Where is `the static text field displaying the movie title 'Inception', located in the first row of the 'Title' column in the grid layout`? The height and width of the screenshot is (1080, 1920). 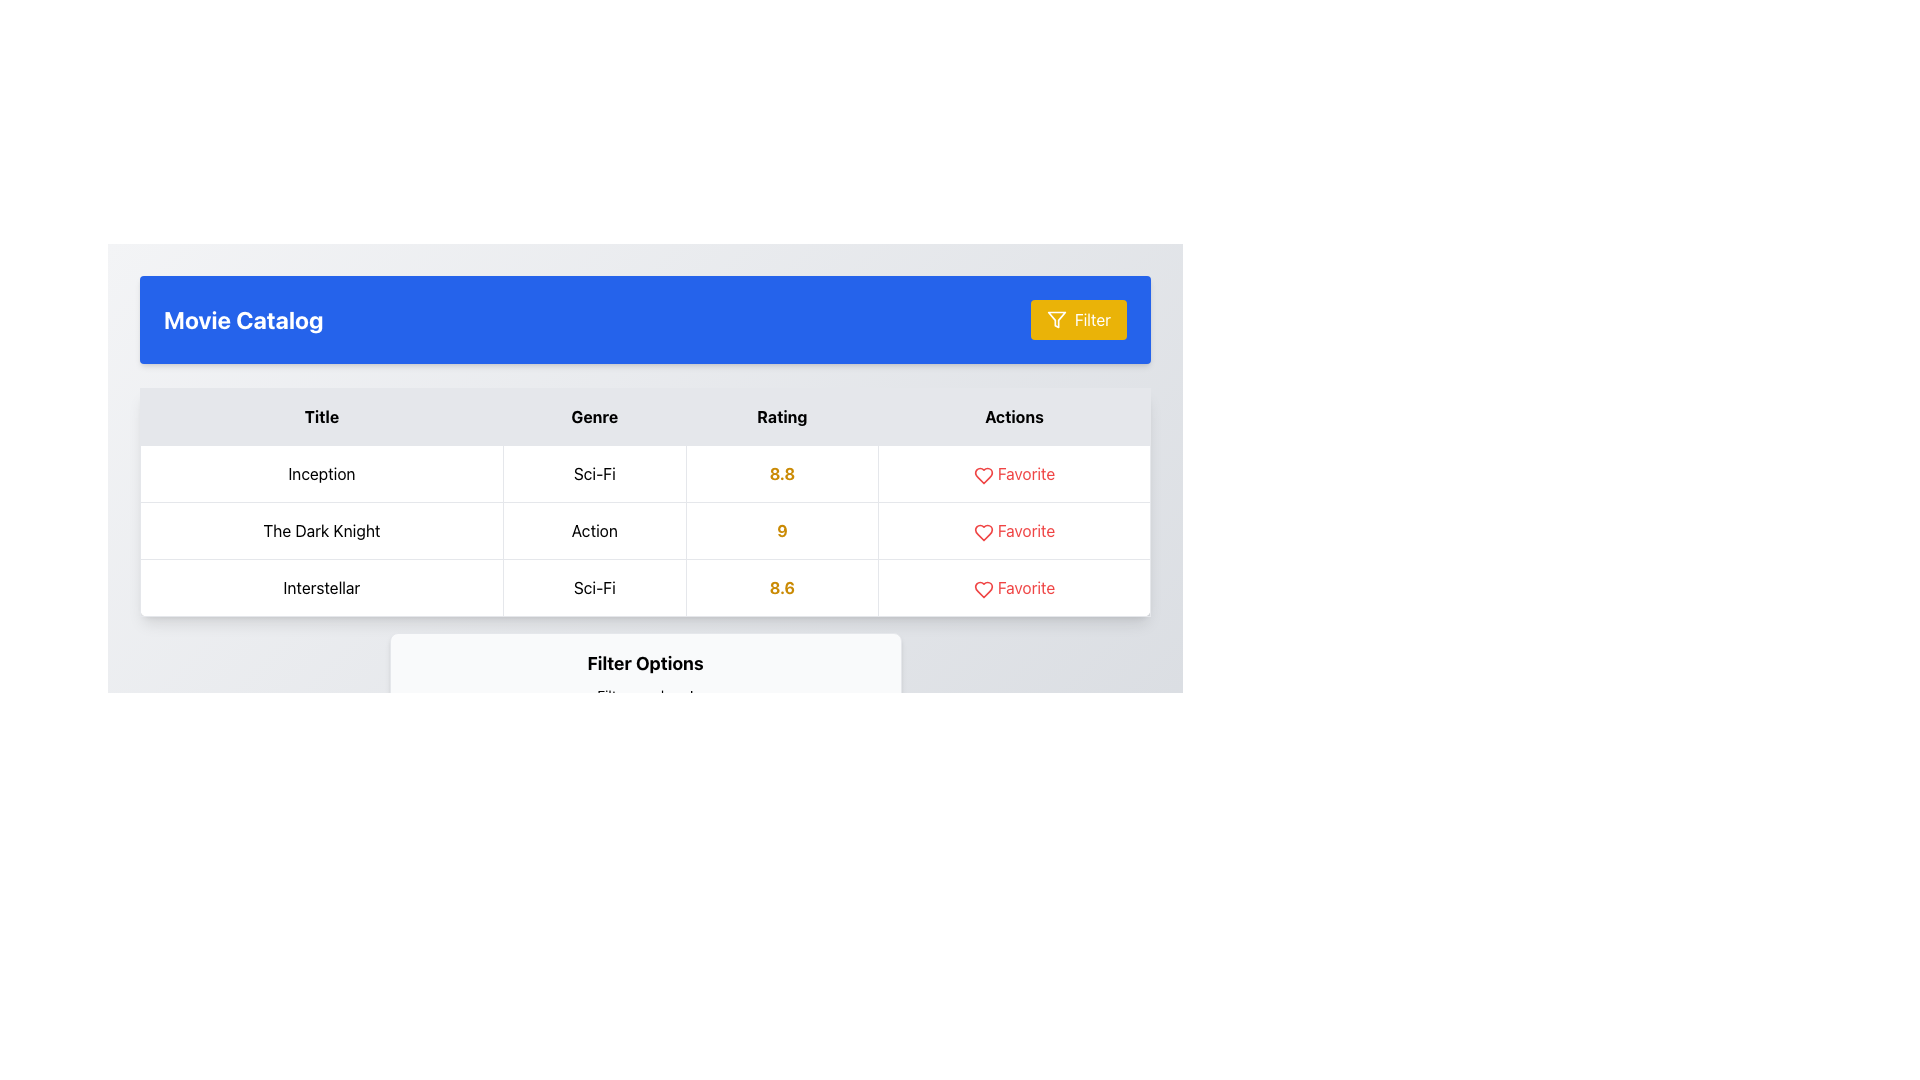
the static text field displaying the movie title 'Inception', located in the first row of the 'Title' column in the grid layout is located at coordinates (321, 474).